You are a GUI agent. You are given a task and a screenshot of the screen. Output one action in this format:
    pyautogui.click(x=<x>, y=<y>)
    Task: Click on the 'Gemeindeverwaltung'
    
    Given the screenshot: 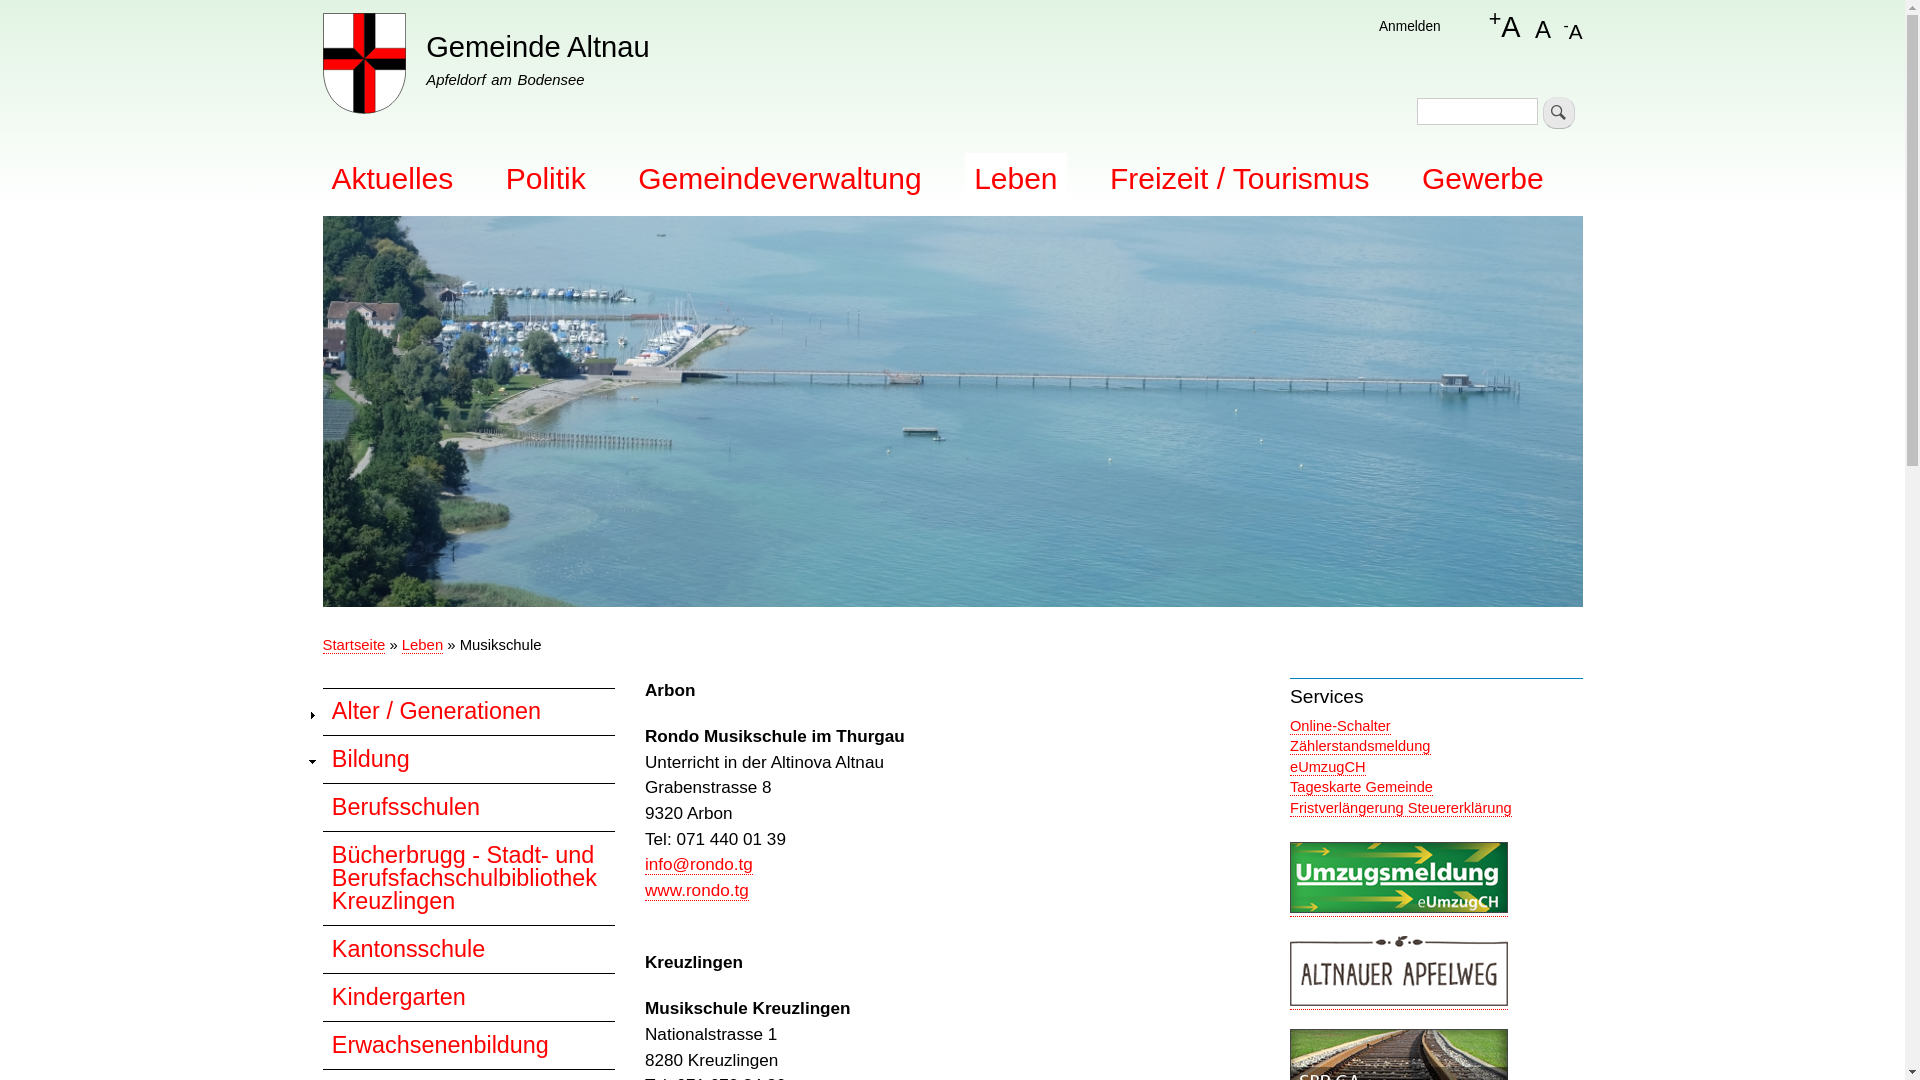 What is the action you would take?
    pyautogui.click(x=778, y=177)
    